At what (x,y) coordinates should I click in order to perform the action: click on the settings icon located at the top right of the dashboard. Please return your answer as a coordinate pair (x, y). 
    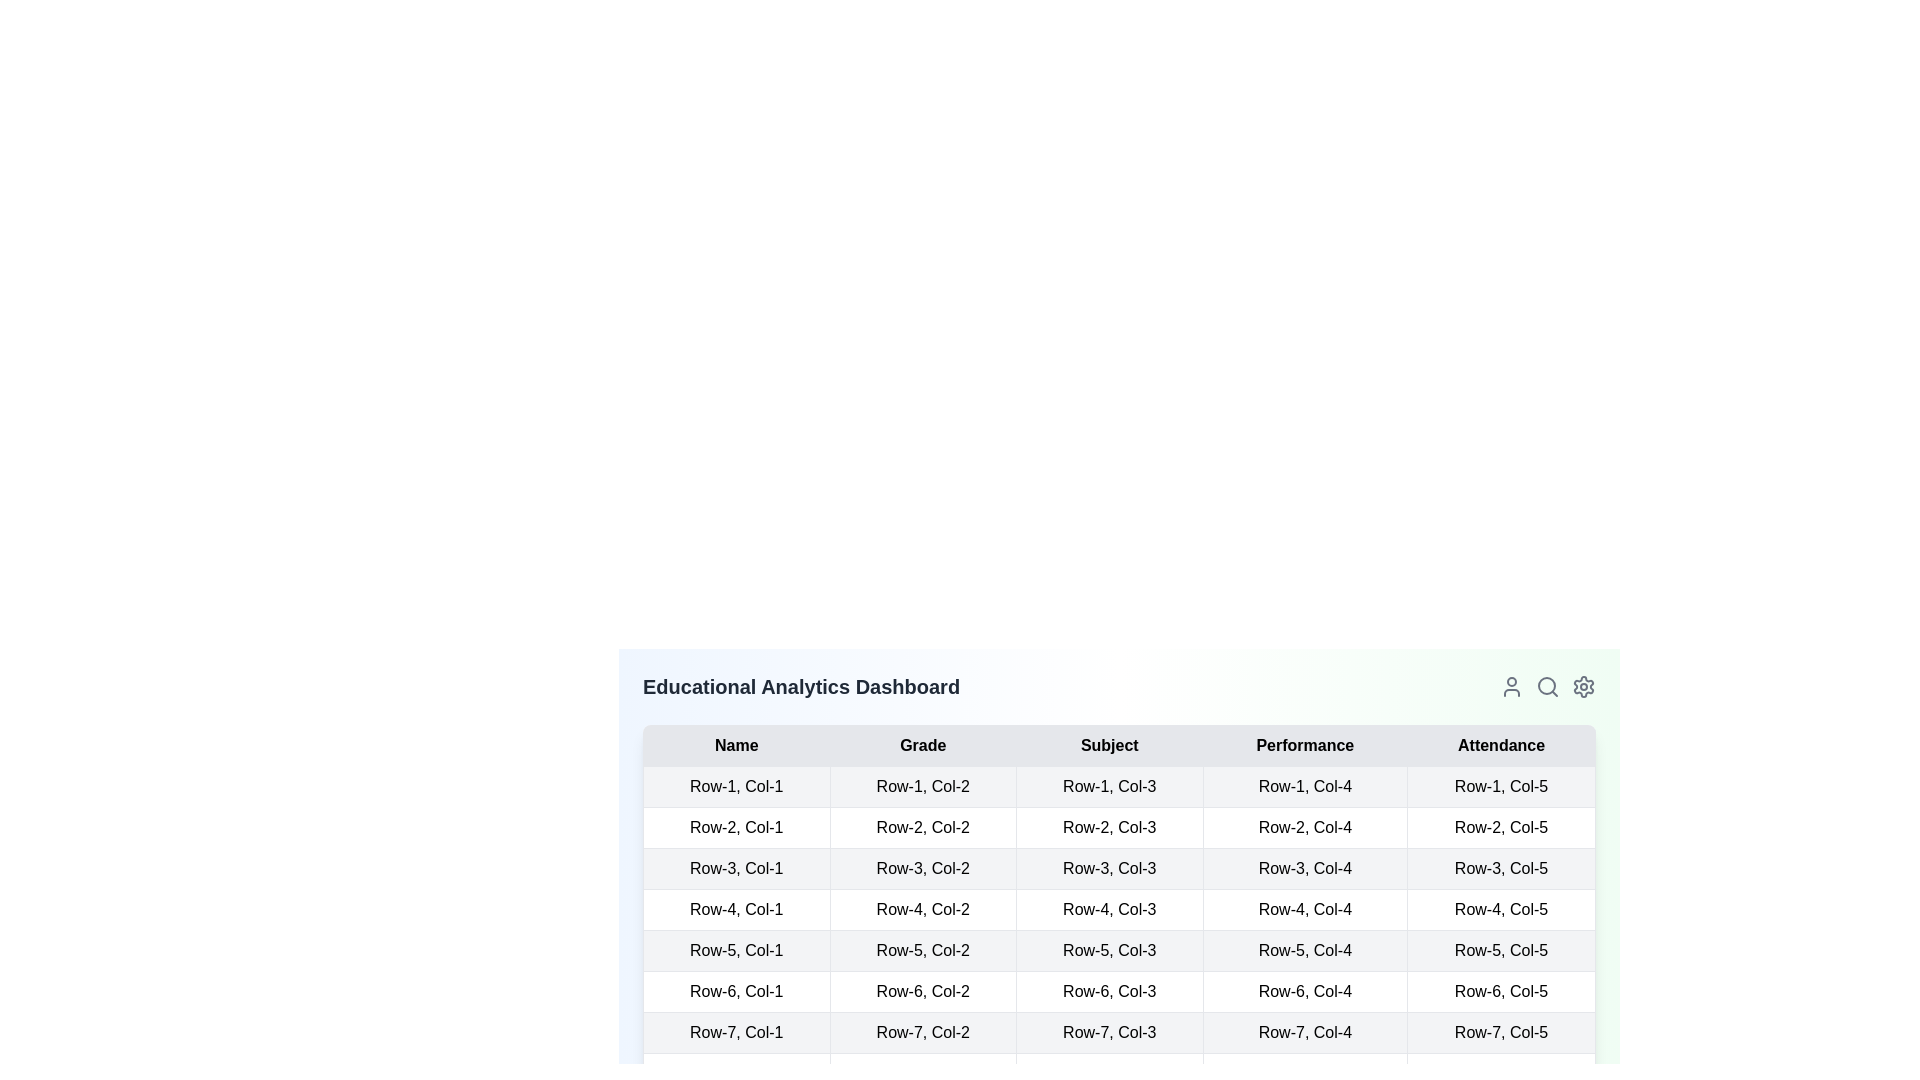
    Looking at the image, I should click on (1583, 685).